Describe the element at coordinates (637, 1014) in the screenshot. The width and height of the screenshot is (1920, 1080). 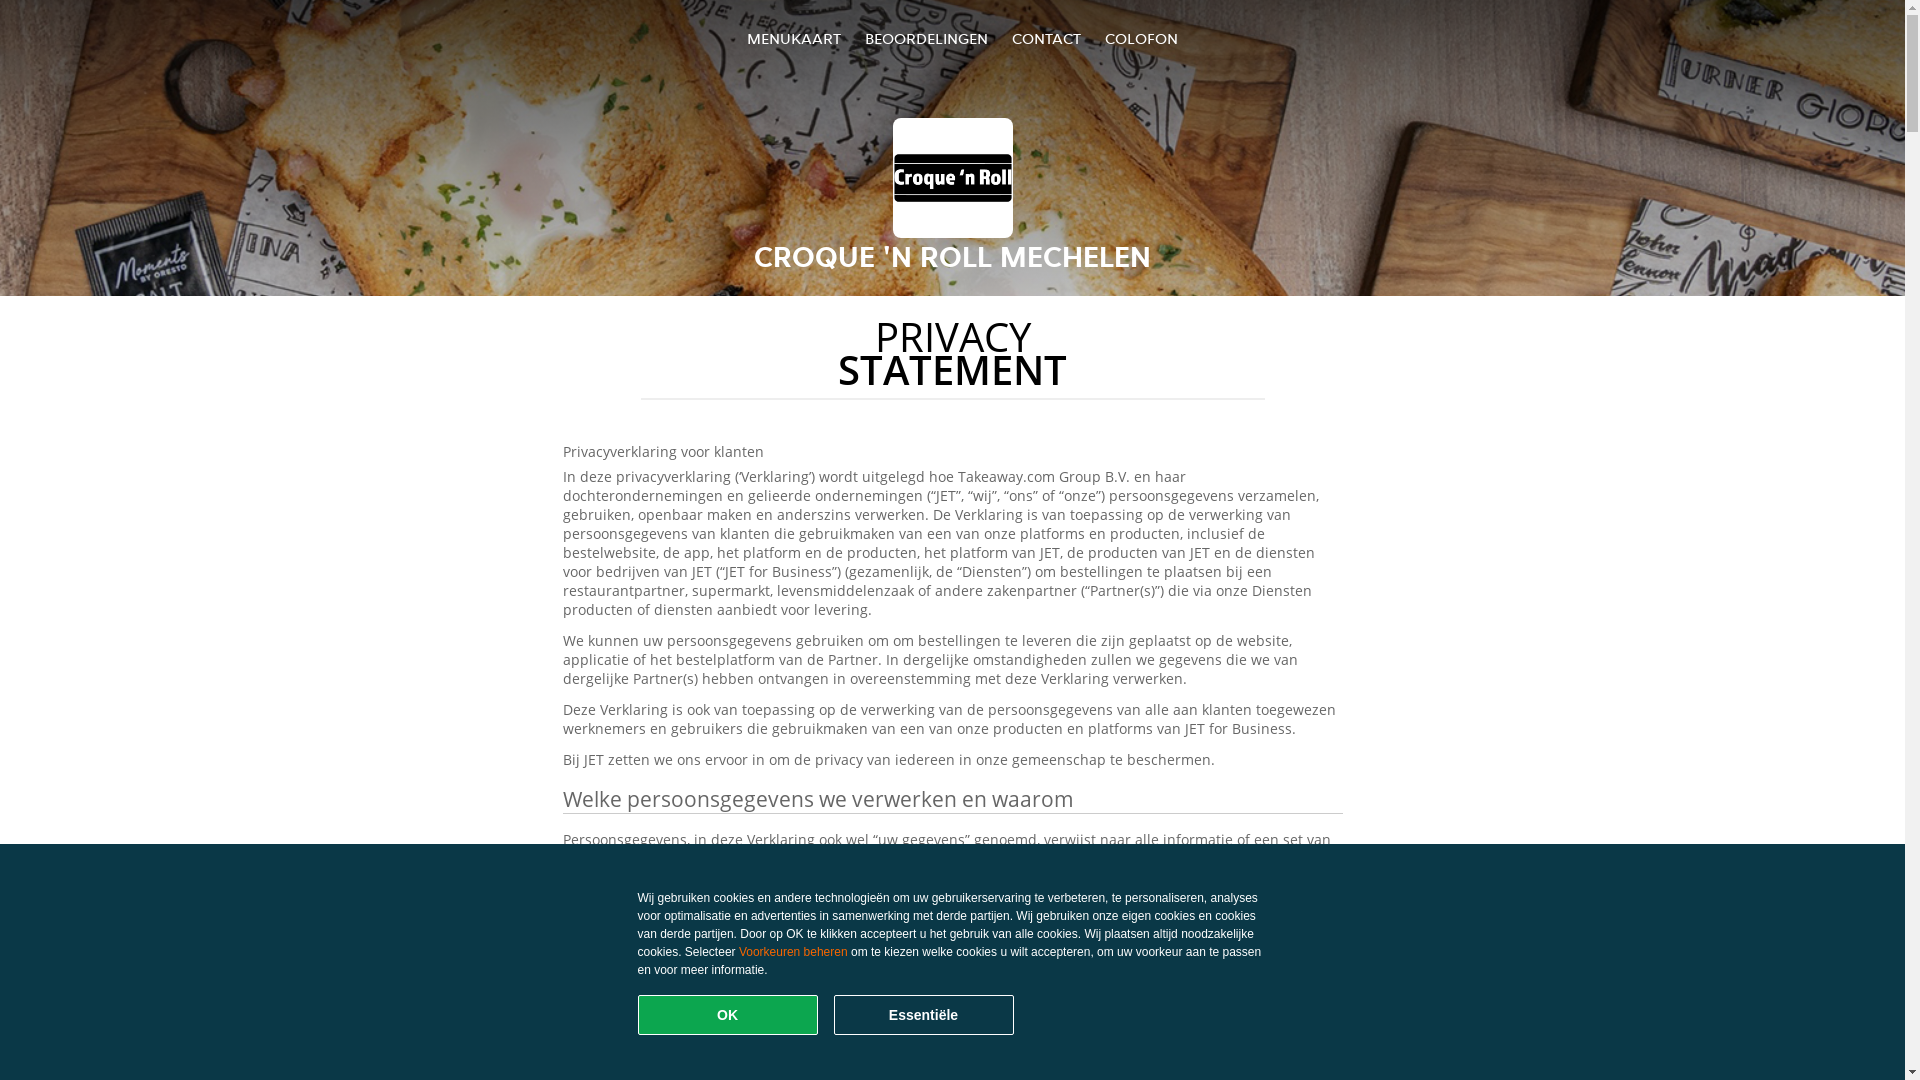
I see `'OK'` at that location.